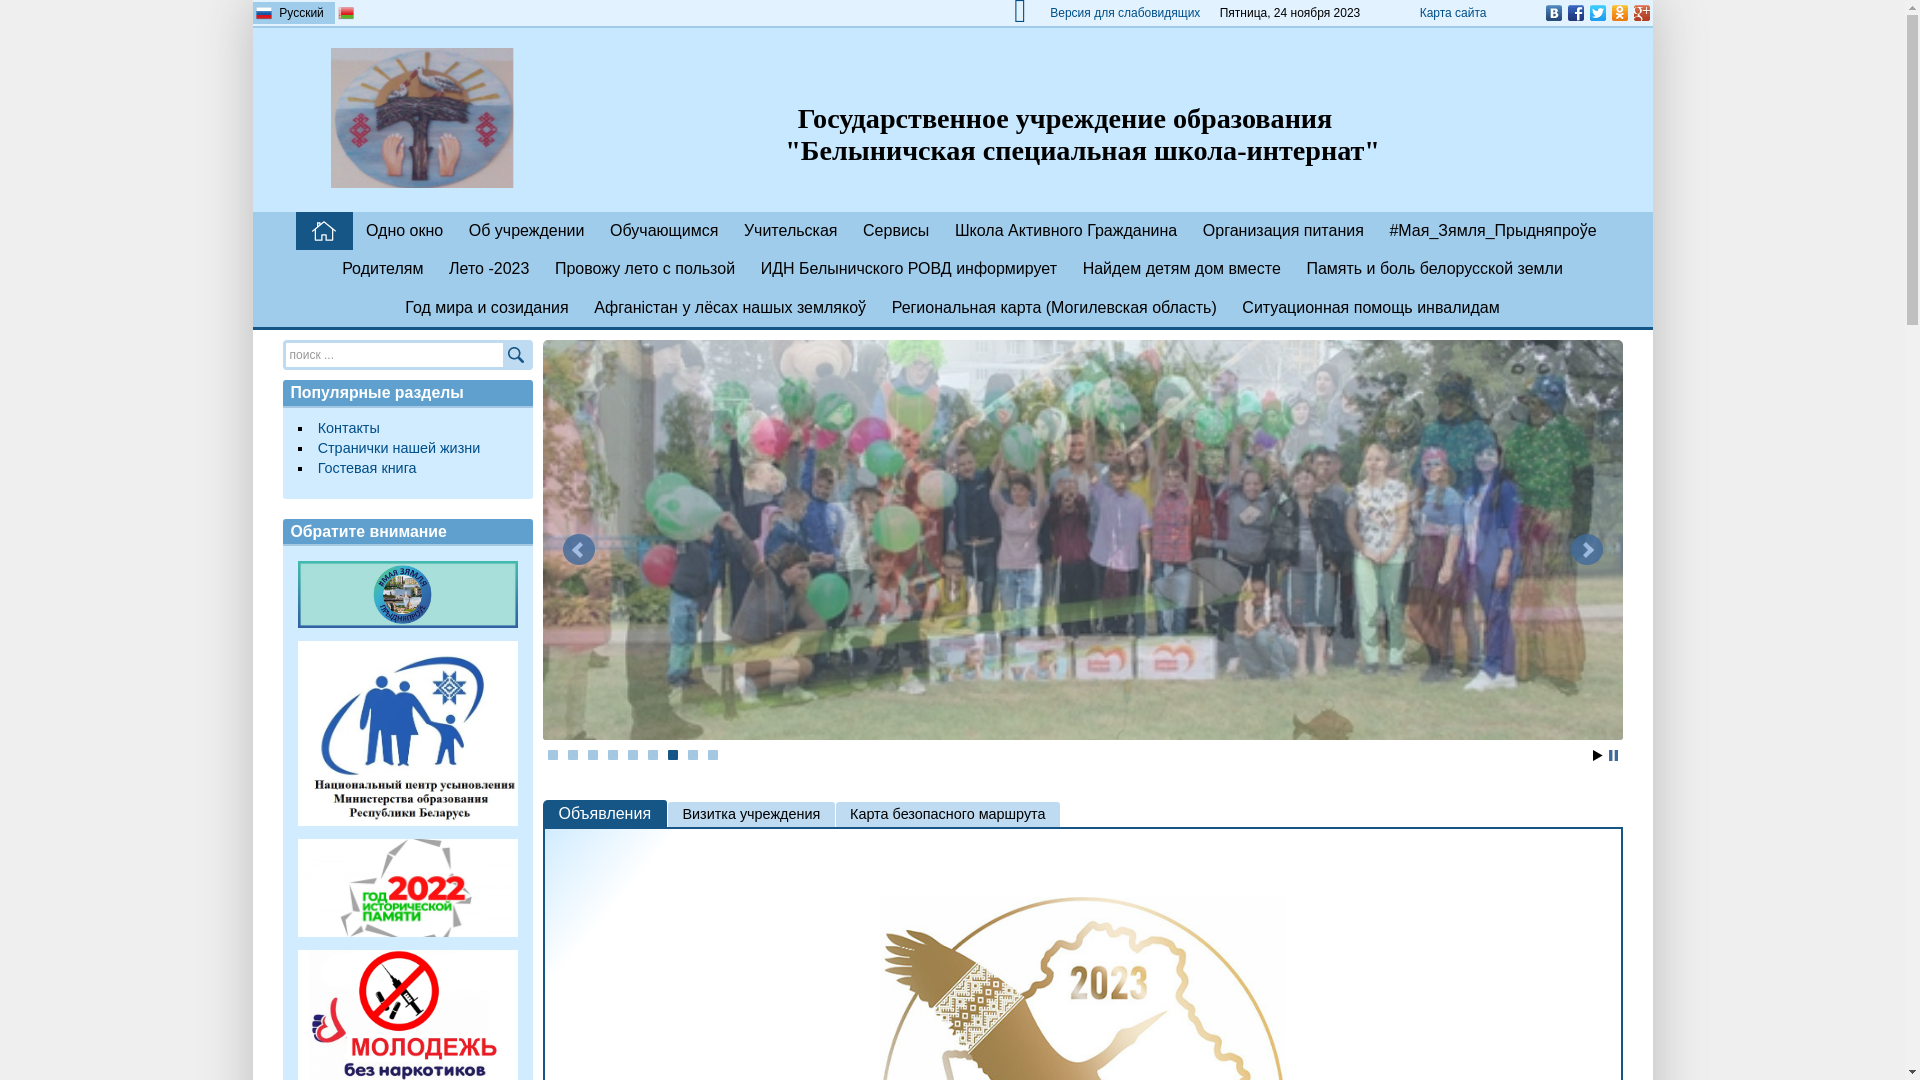 The height and width of the screenshot is (1080, 1920). What do you see at coordinates (571, 755) in the screenshot?
I see `'2'` at bounding box center [571, 755].